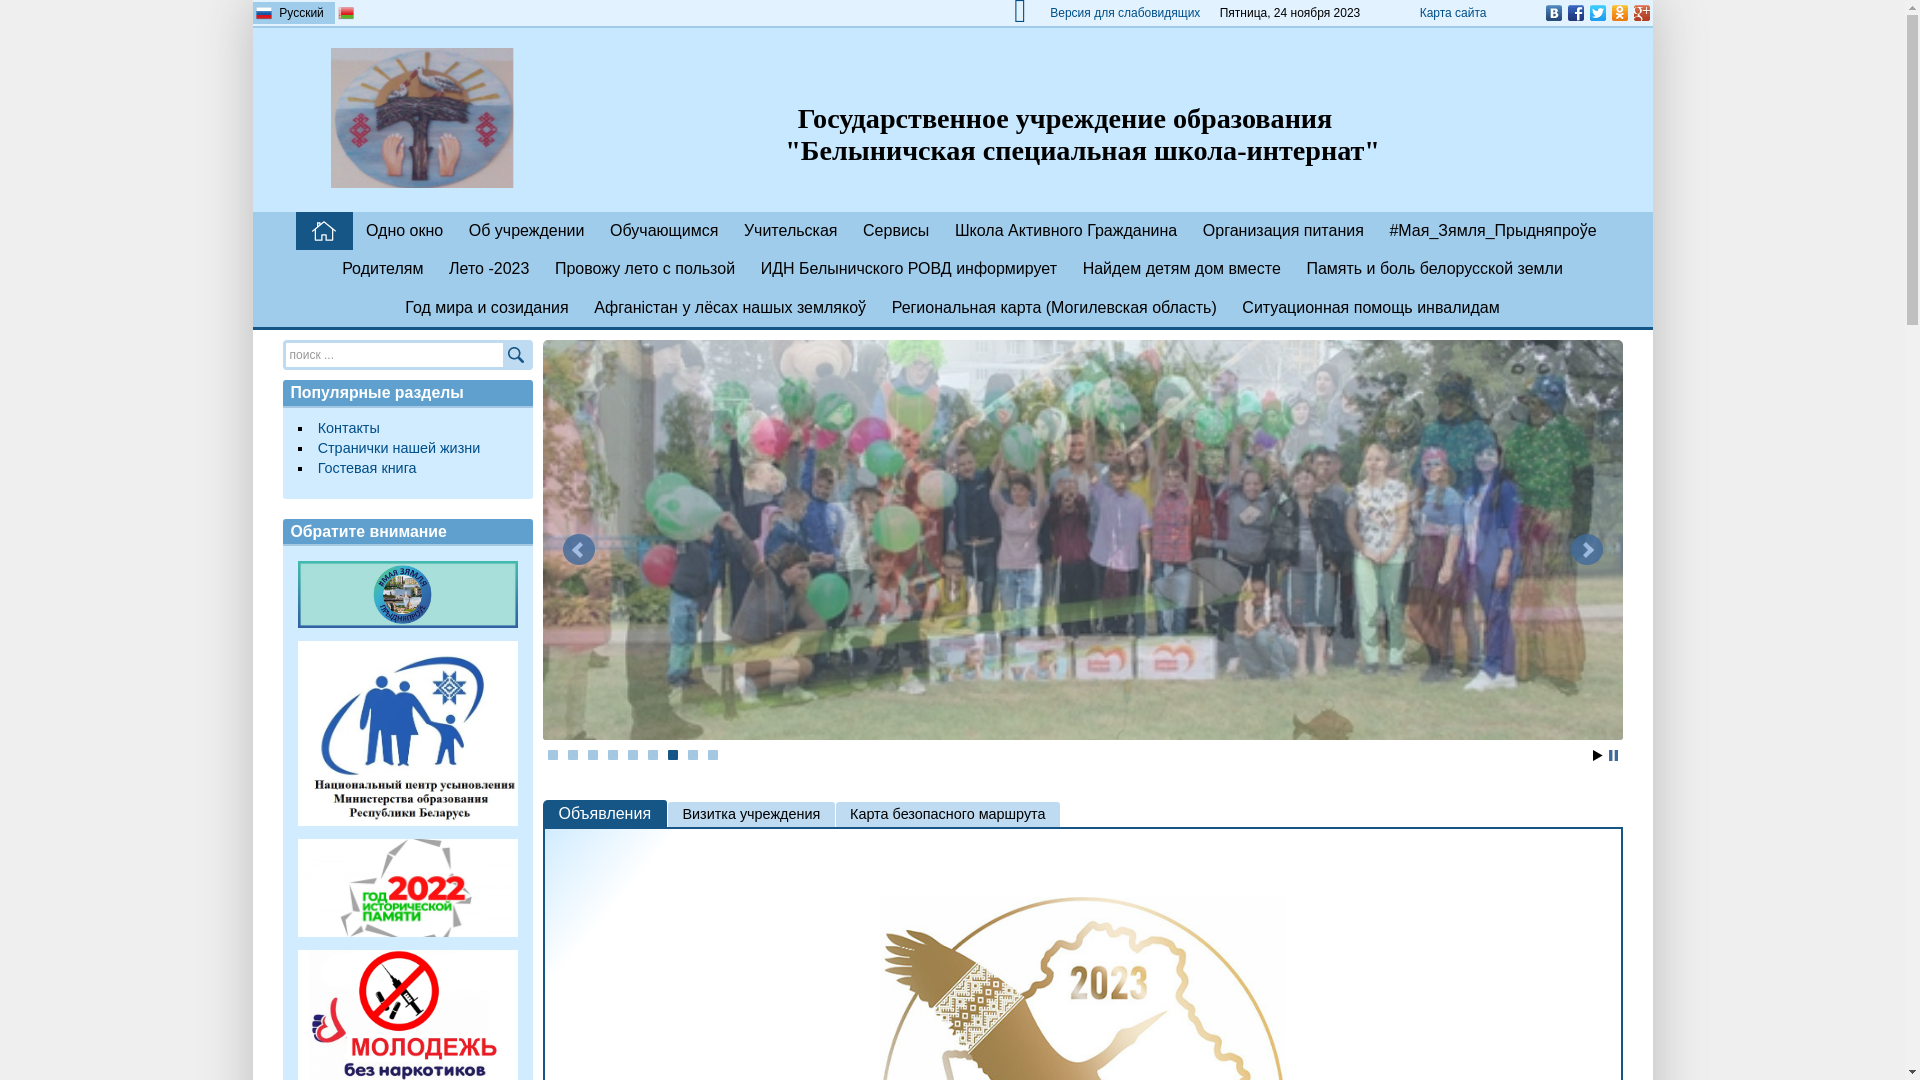 The height and width of the screenshot is (1080, 1920). What do you see at coordinates (571, 755) in the screenshot?
I see `'2'` at bounding box center [571, 755].